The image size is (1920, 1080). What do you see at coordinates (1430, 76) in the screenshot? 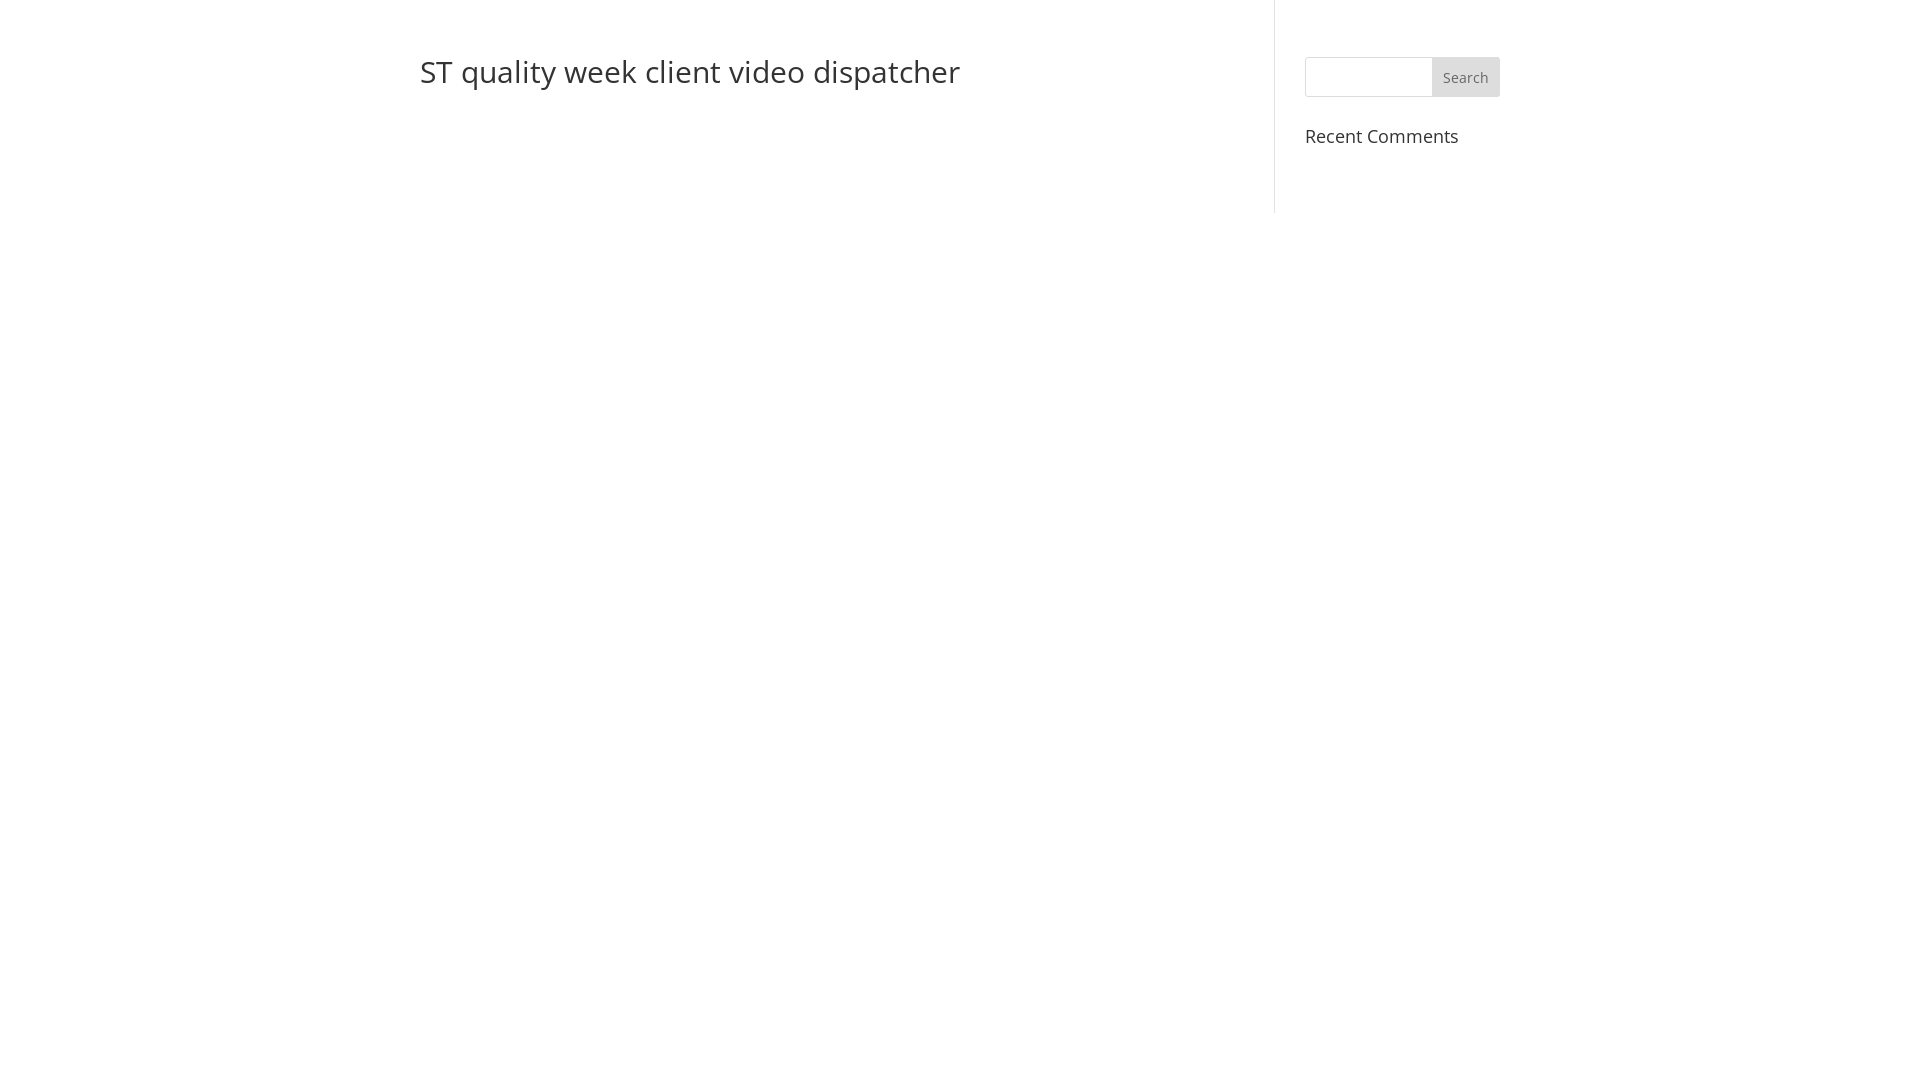
I see `'Search'` at bounding box center [1430, 76].